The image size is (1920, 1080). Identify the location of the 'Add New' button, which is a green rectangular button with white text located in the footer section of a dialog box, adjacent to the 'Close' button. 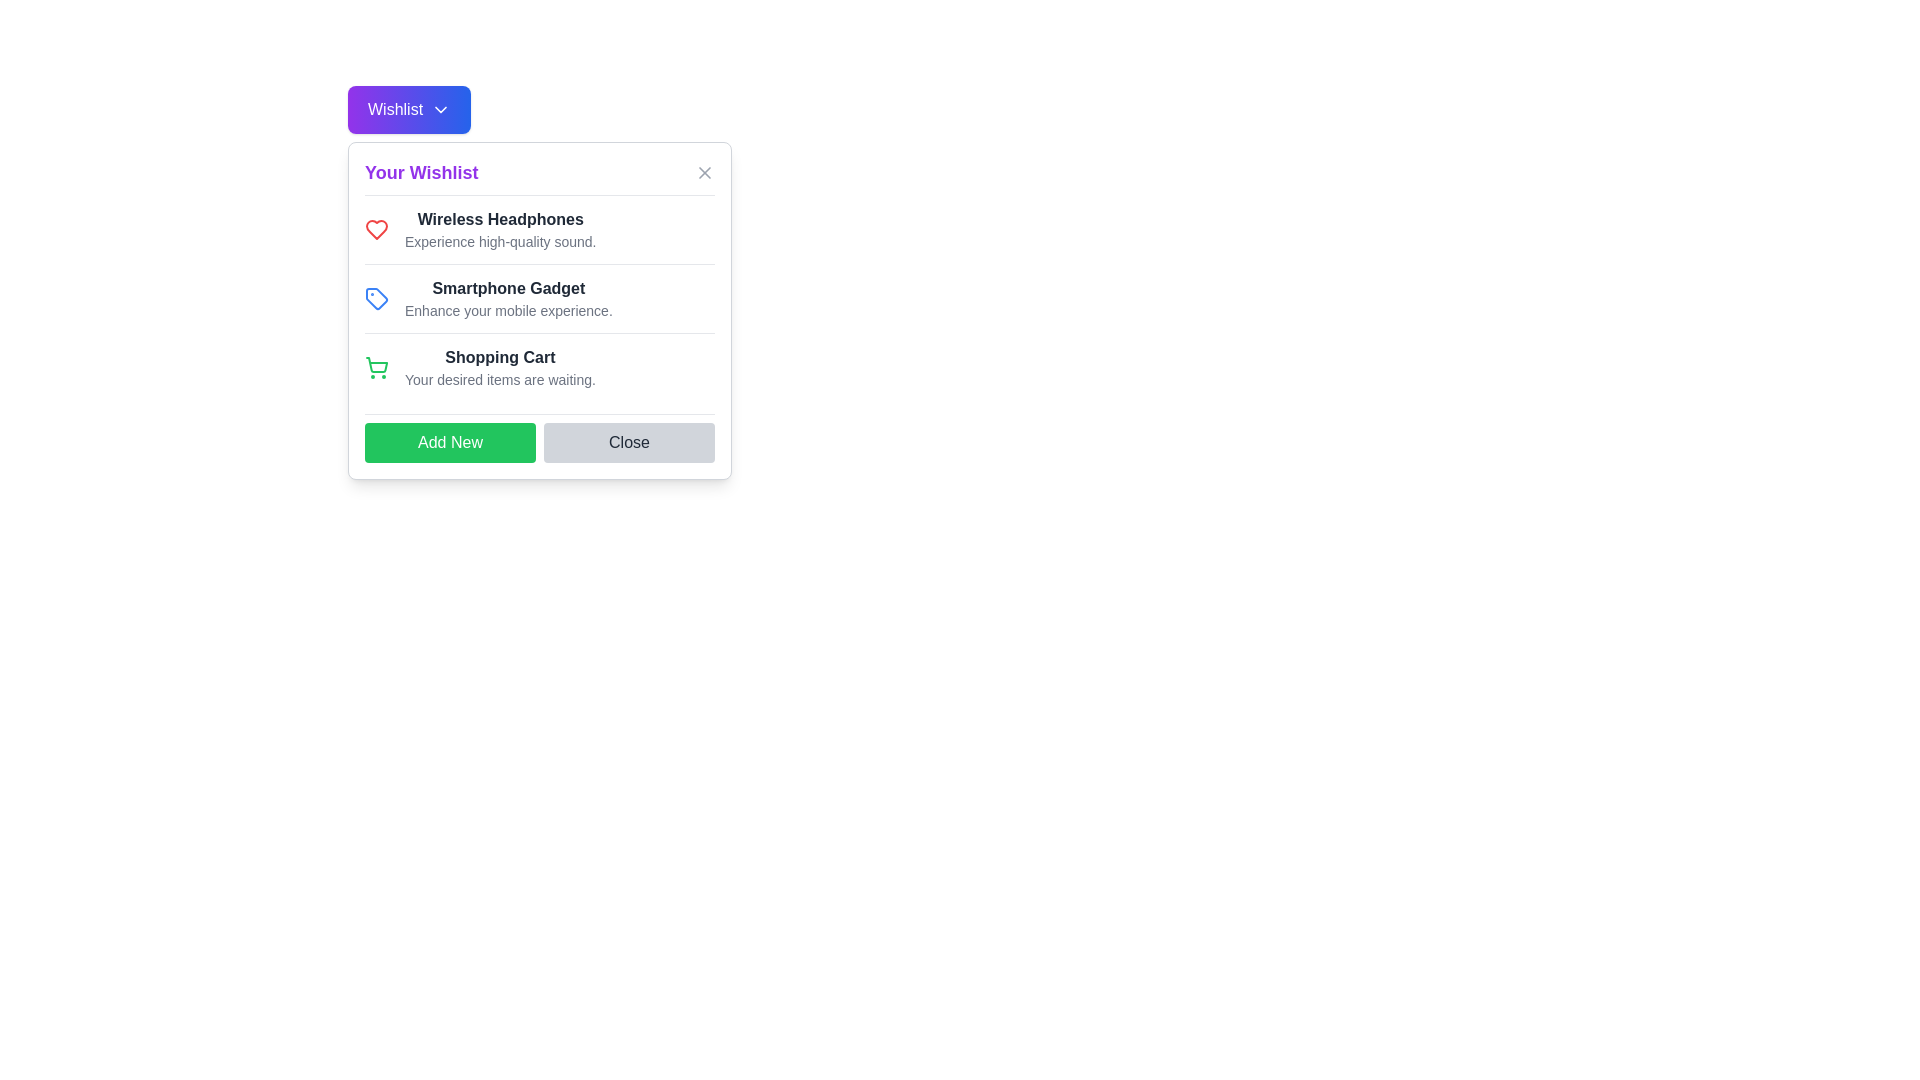
(449, 442).